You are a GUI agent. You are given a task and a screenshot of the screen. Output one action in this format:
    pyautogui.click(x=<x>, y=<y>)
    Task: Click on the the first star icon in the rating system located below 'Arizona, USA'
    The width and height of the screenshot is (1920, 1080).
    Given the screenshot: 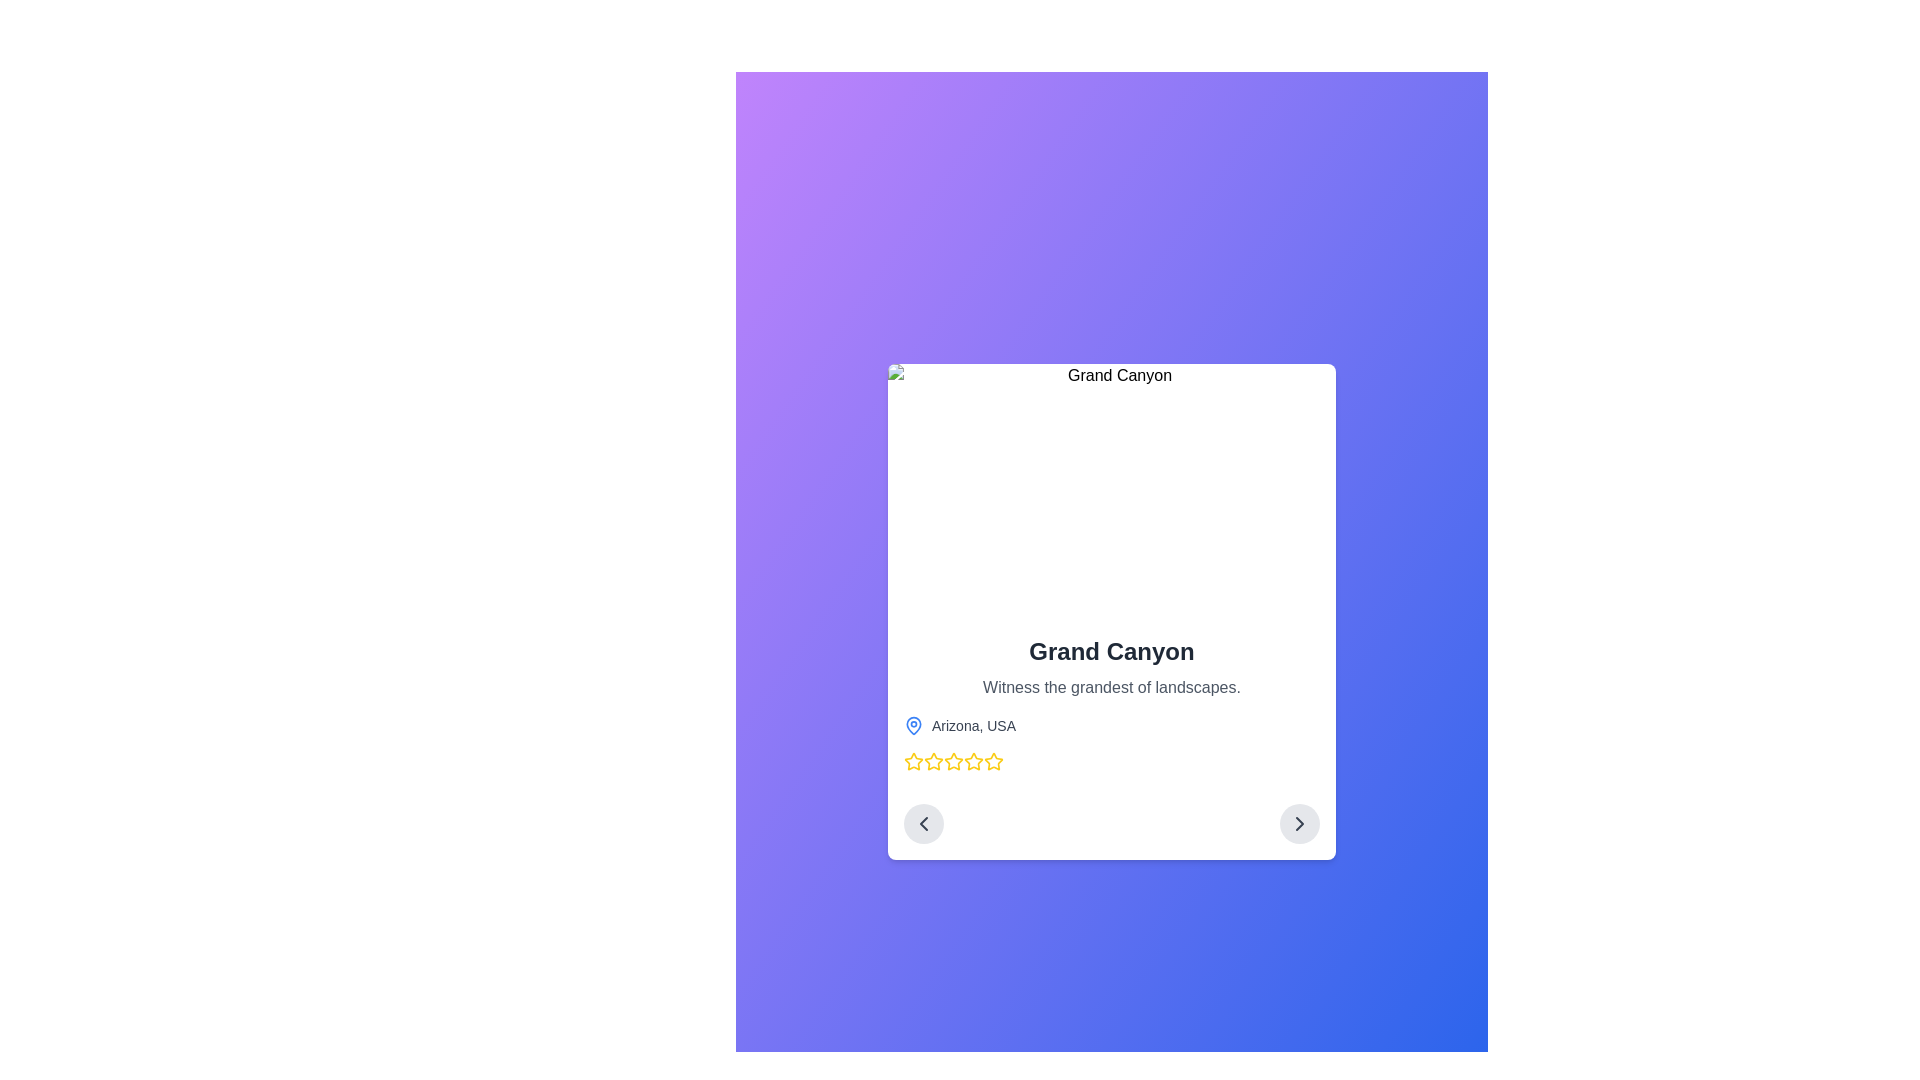 What is the action you would take?
    pyautogui.click(x=912, y=761)
    